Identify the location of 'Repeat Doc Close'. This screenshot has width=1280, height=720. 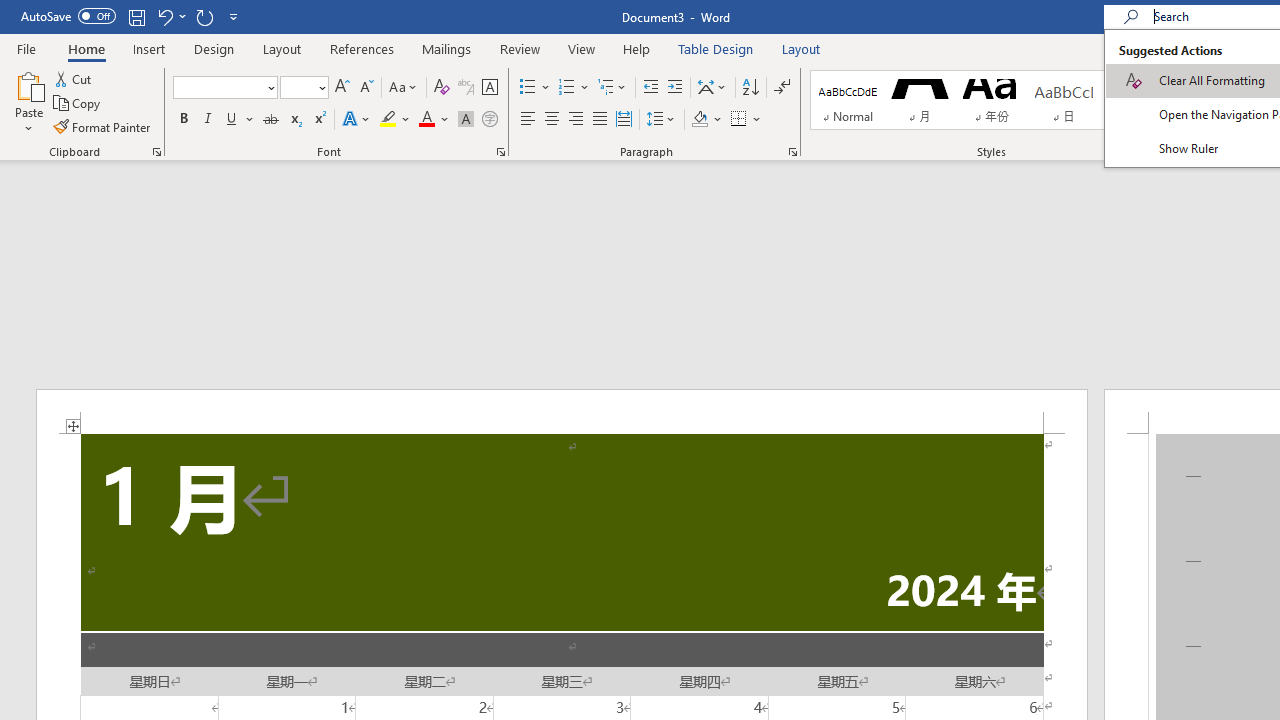
(204, 16).